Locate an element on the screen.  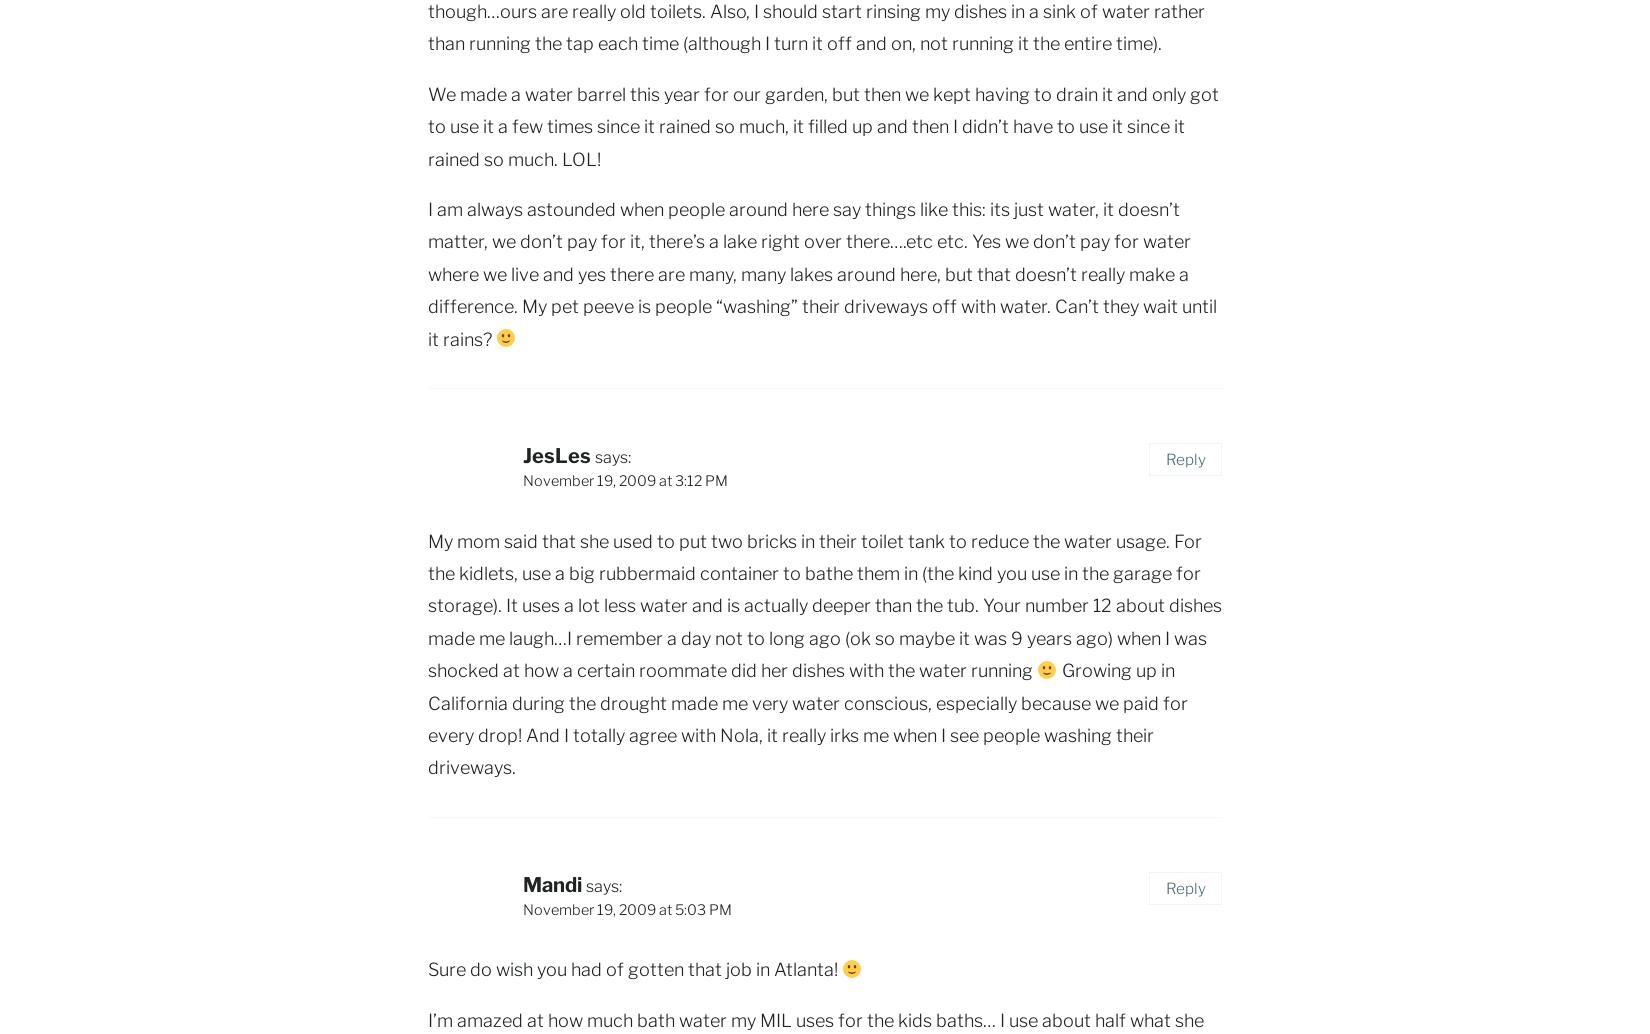
'November 19, 2009 at 5:03 PM' is located at coordinates (626, 907).